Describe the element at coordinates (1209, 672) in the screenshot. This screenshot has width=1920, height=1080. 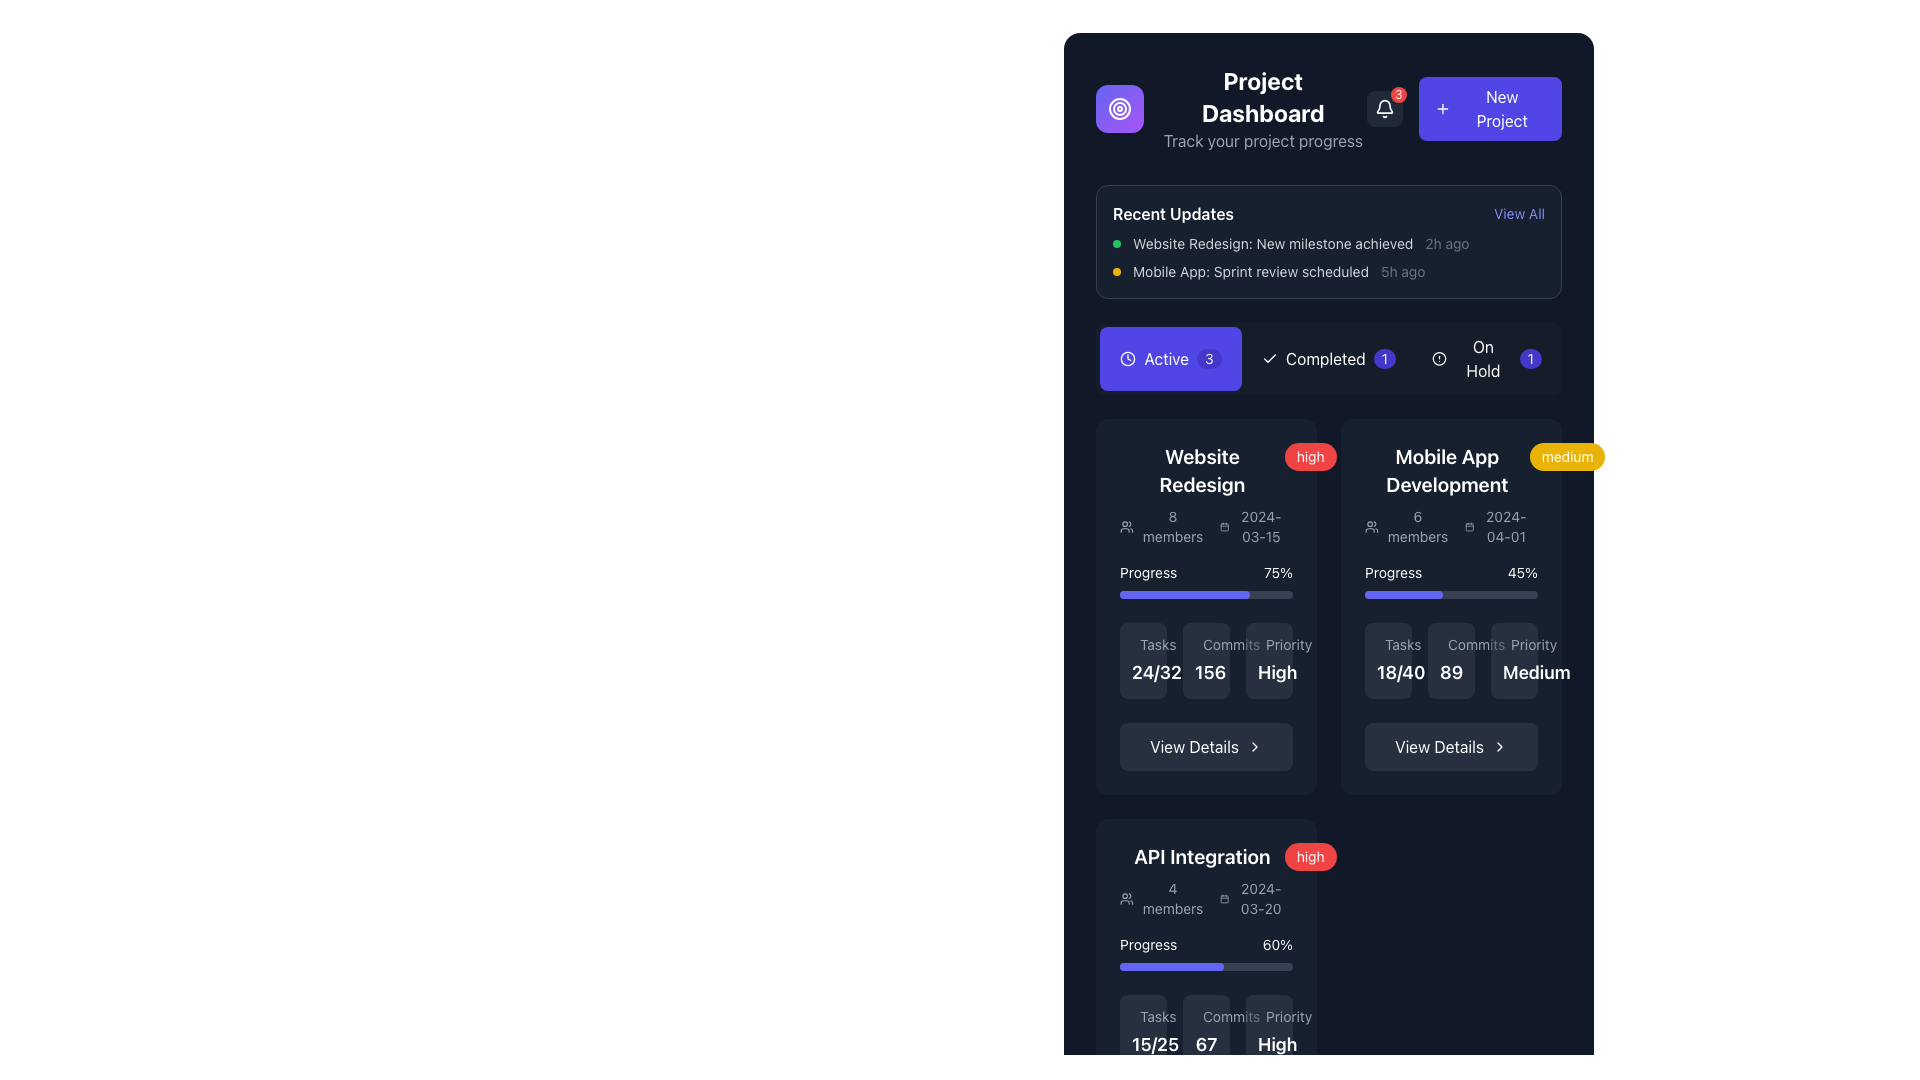
I see `the Static text label displaying the number '156' in bold, large font under the 'Commits' label in the 'Website Redesign' section` at that location.